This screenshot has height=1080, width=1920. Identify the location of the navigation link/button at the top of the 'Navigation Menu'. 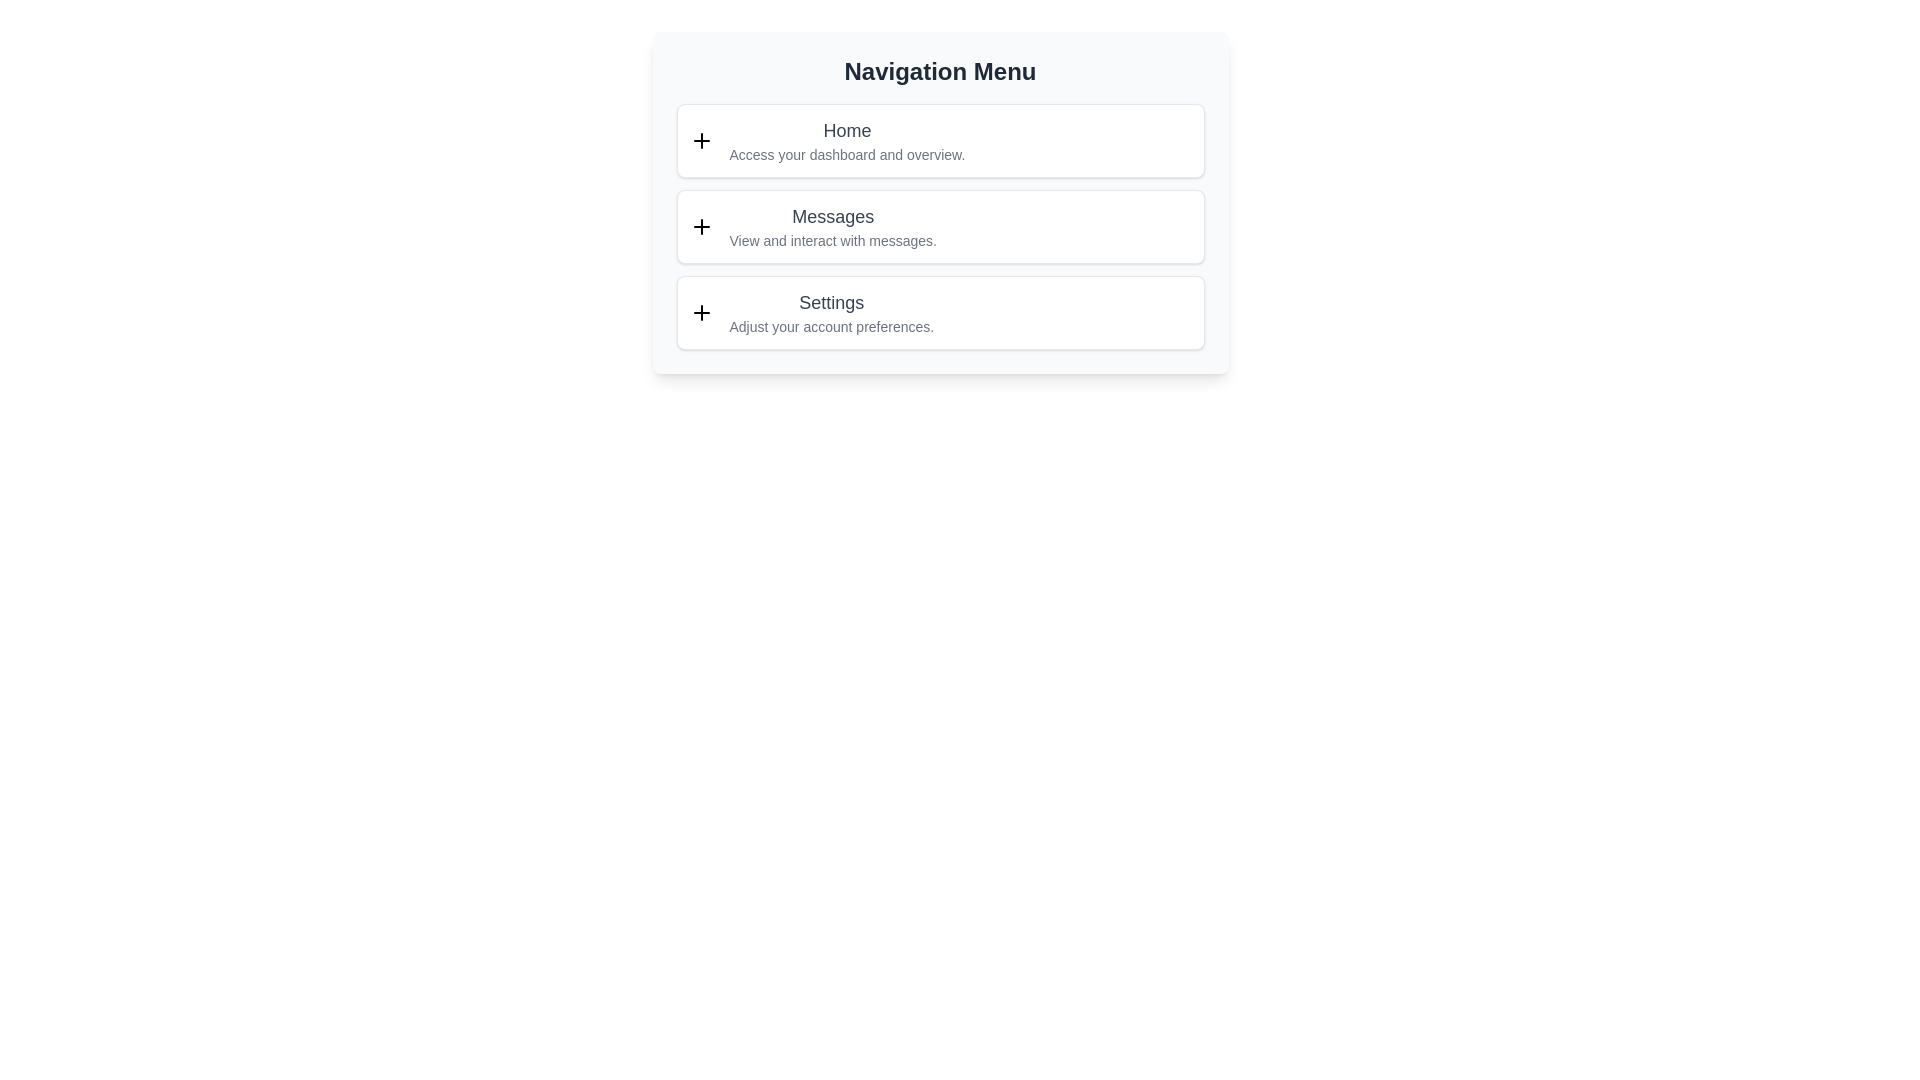
(939, 140).